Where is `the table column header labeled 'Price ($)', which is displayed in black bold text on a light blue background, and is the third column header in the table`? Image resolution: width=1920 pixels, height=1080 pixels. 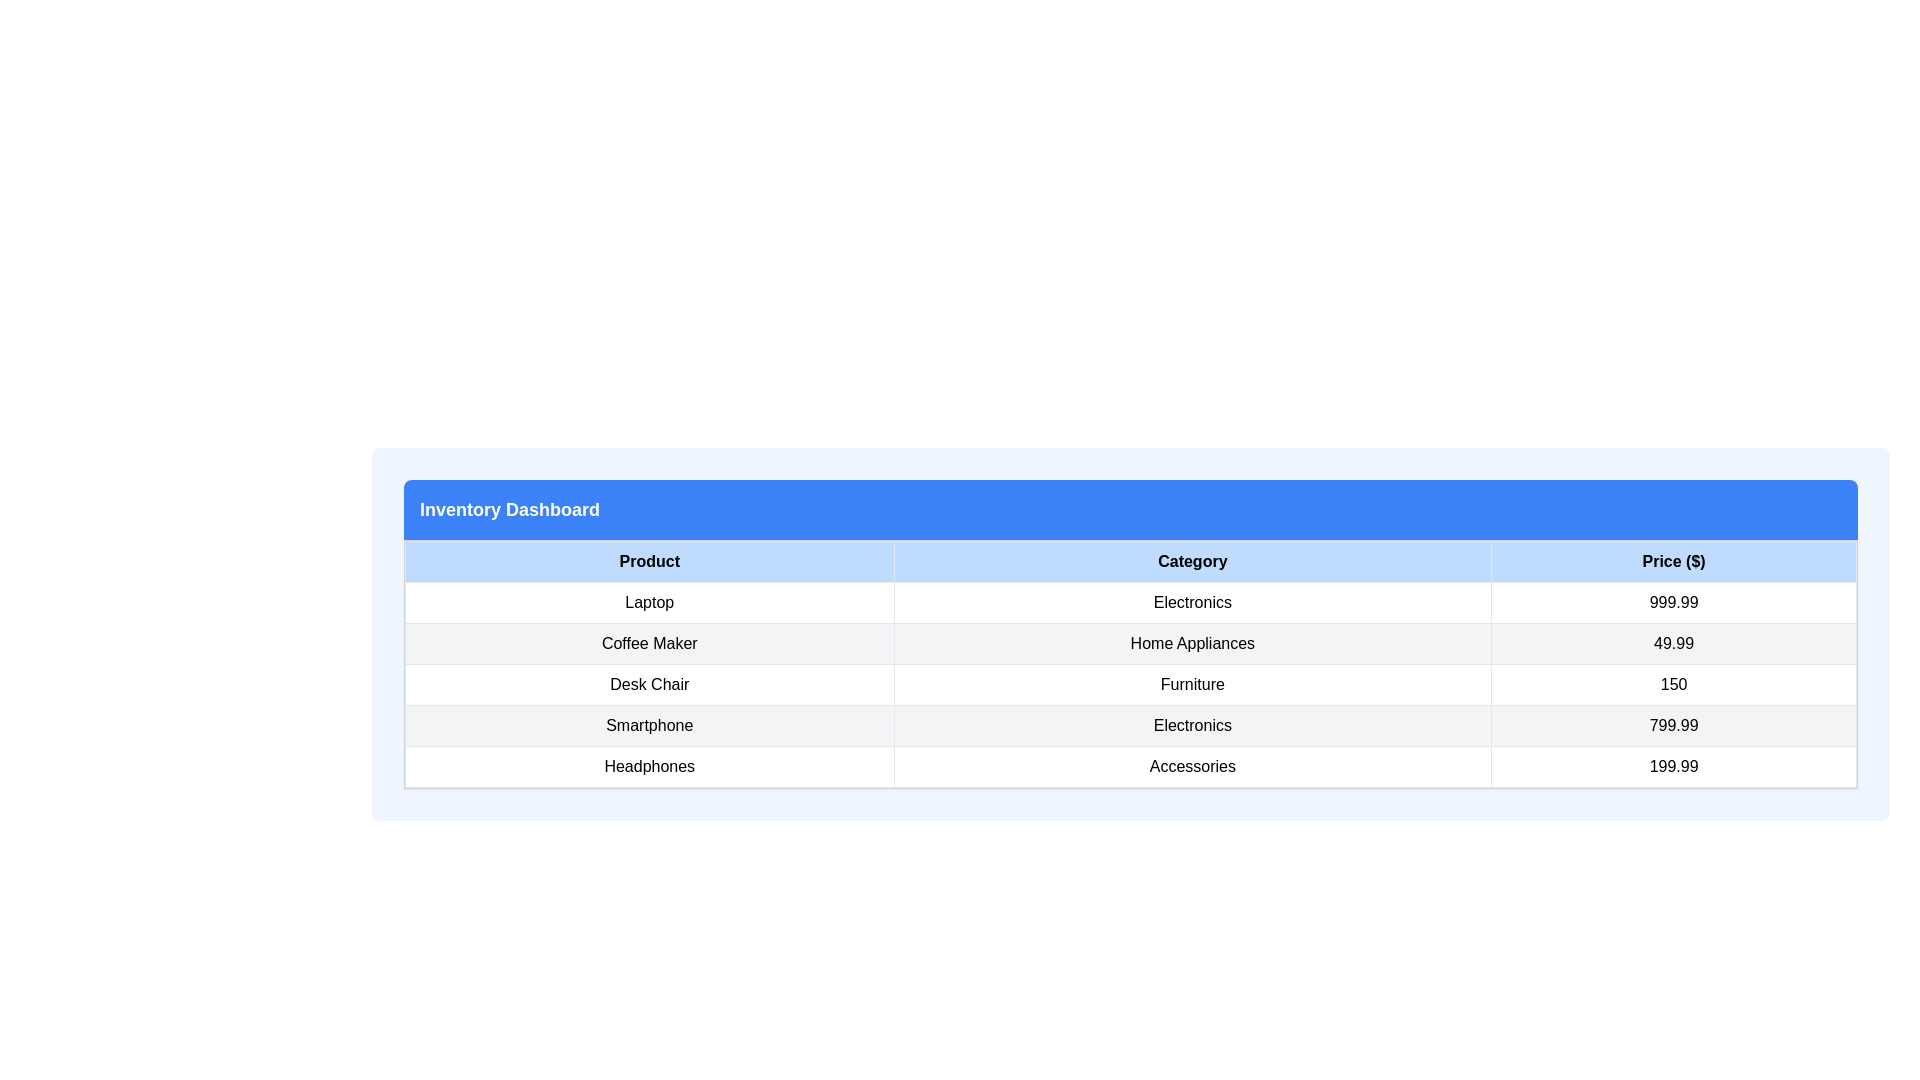
the table column header labeled 'Price ($)', which is displayed in black bold text on a light blue background, and is the third column header in the table is located at coordinates (1674, 562).